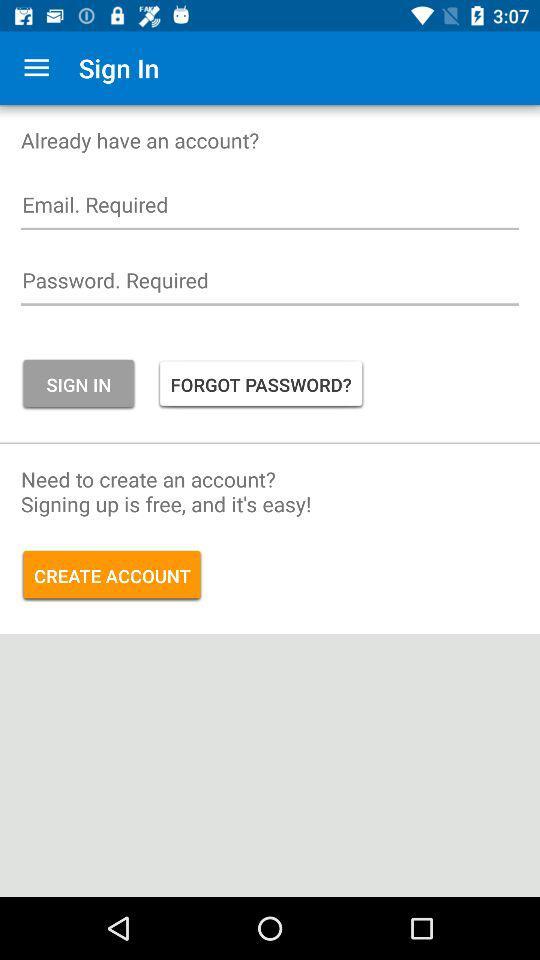 The image size is (540, 960). What do you see at coordinates (261, 383) in the screenshot?
I see `item to the right of the sign in icon` at bounding box center [261, 383].